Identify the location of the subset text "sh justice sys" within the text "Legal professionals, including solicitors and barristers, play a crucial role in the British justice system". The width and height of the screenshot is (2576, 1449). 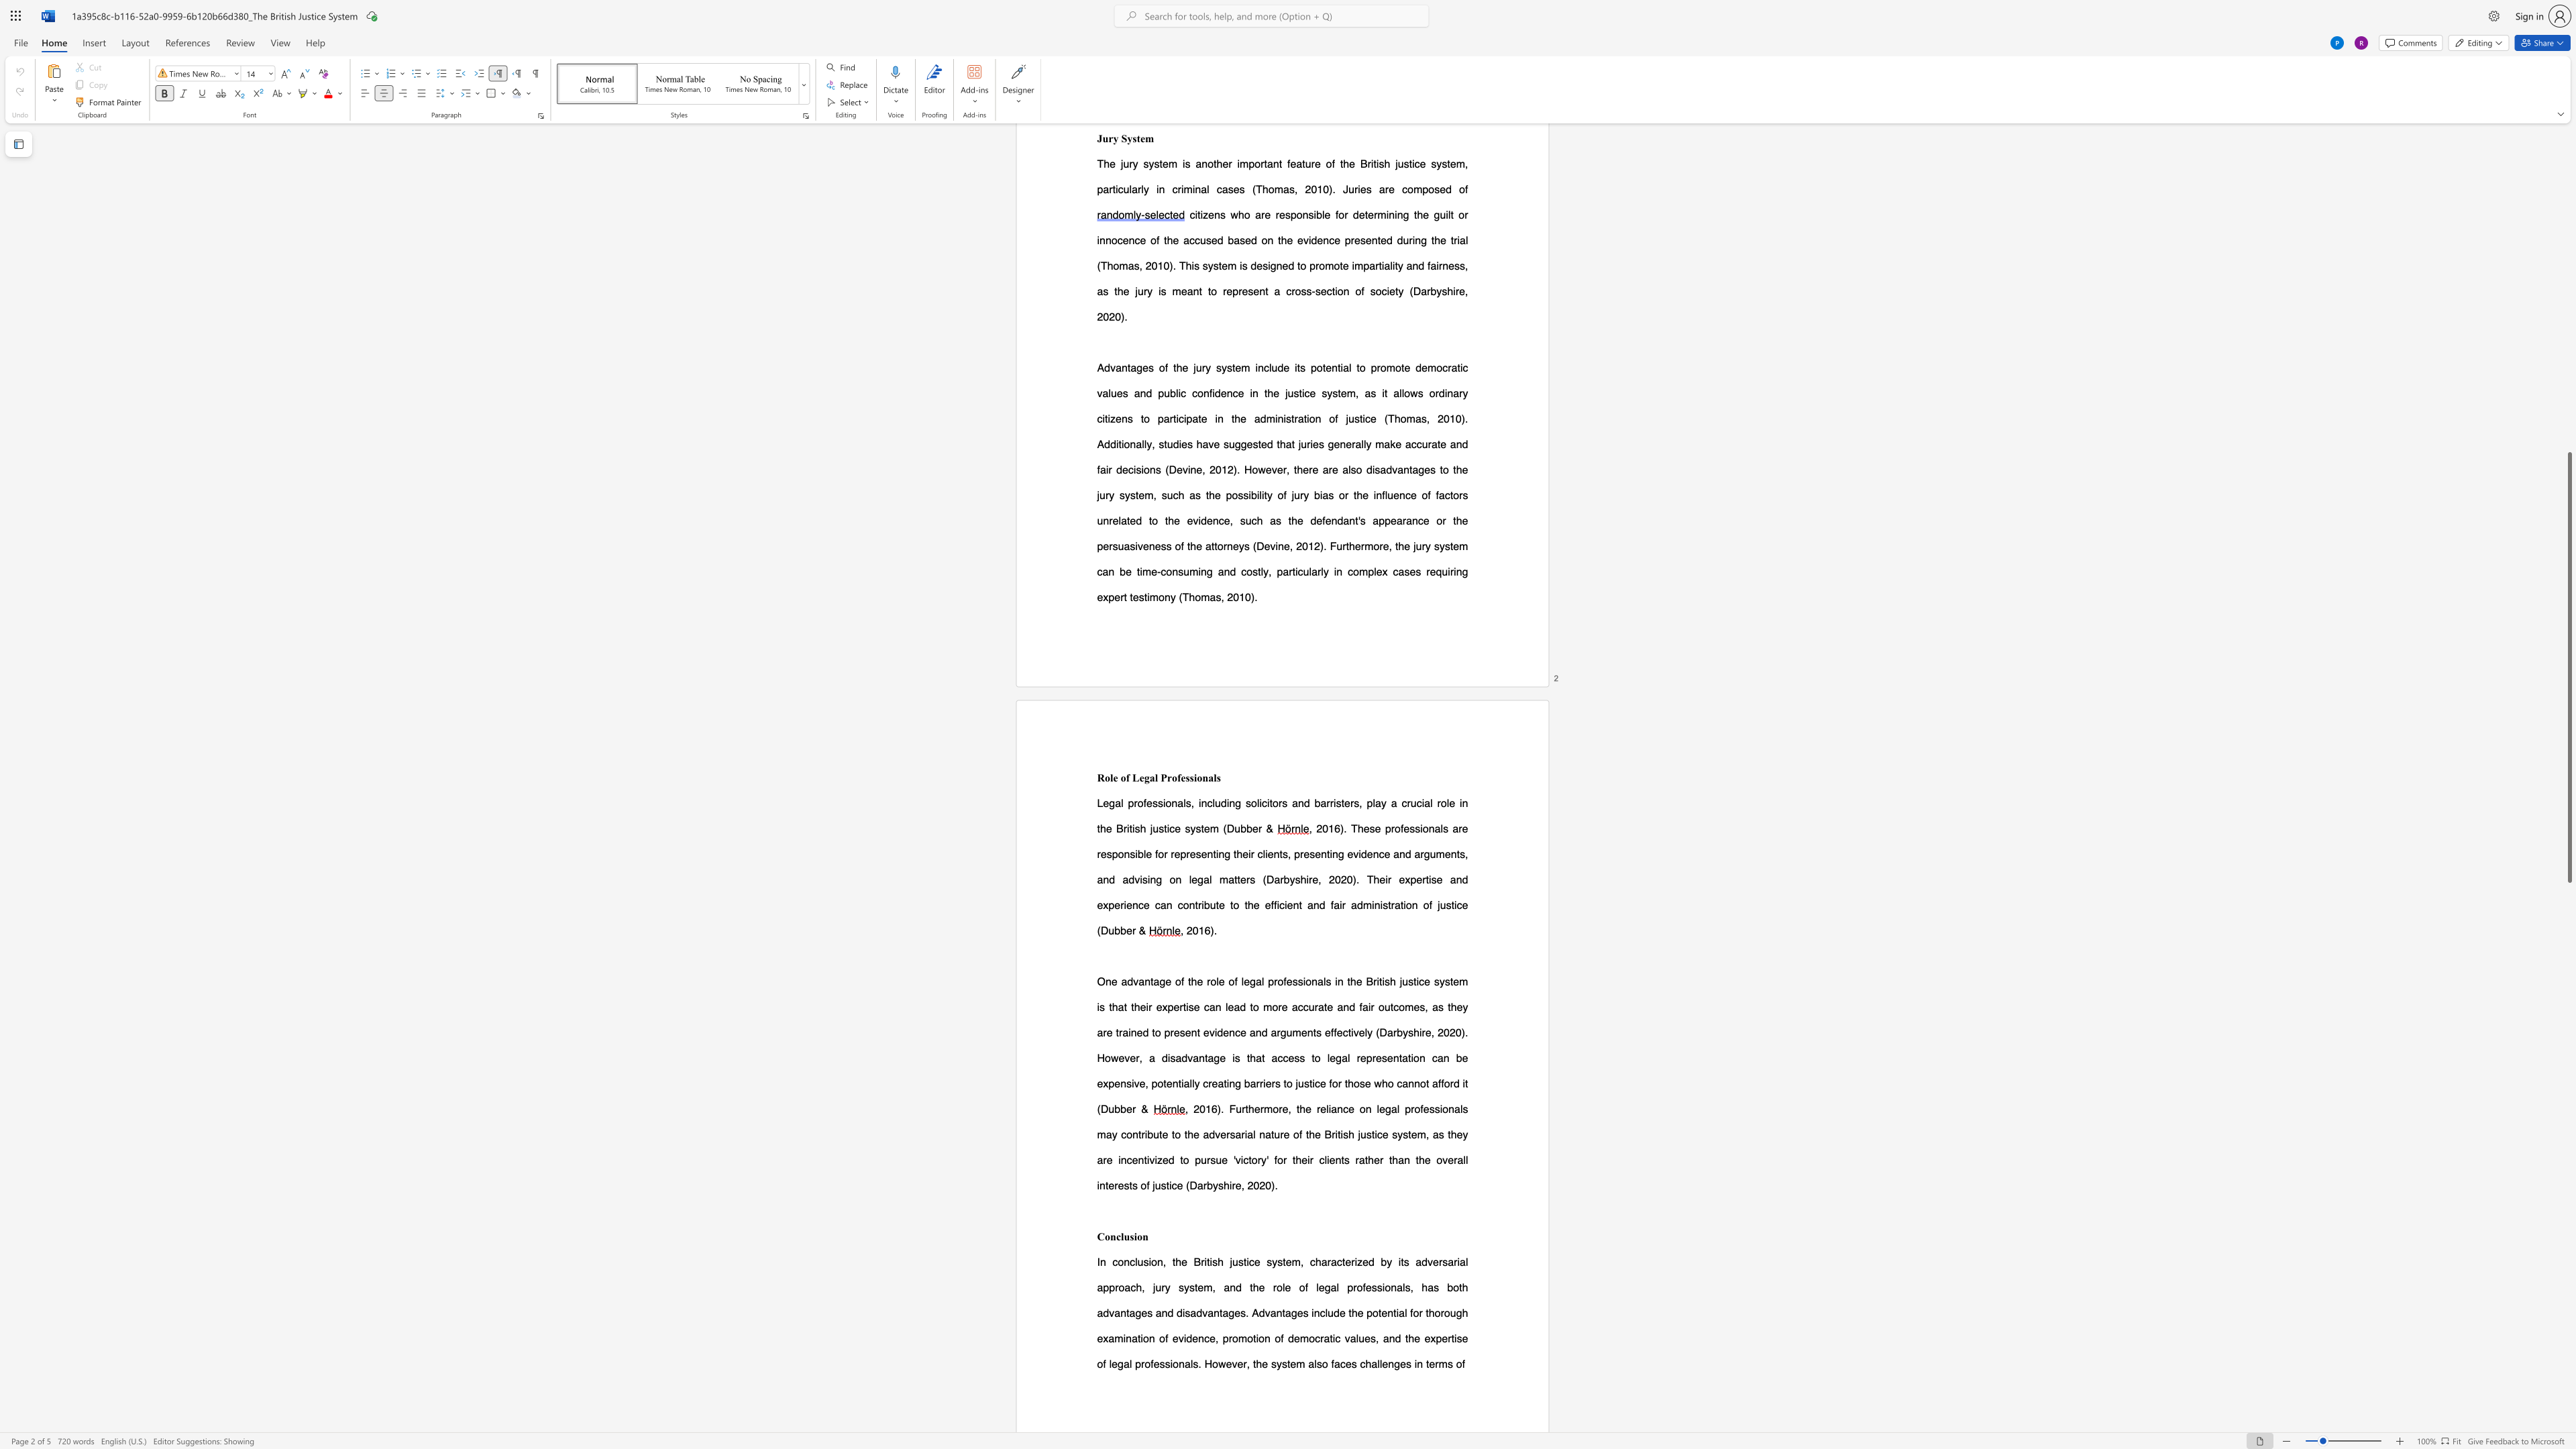
(1133, 828).